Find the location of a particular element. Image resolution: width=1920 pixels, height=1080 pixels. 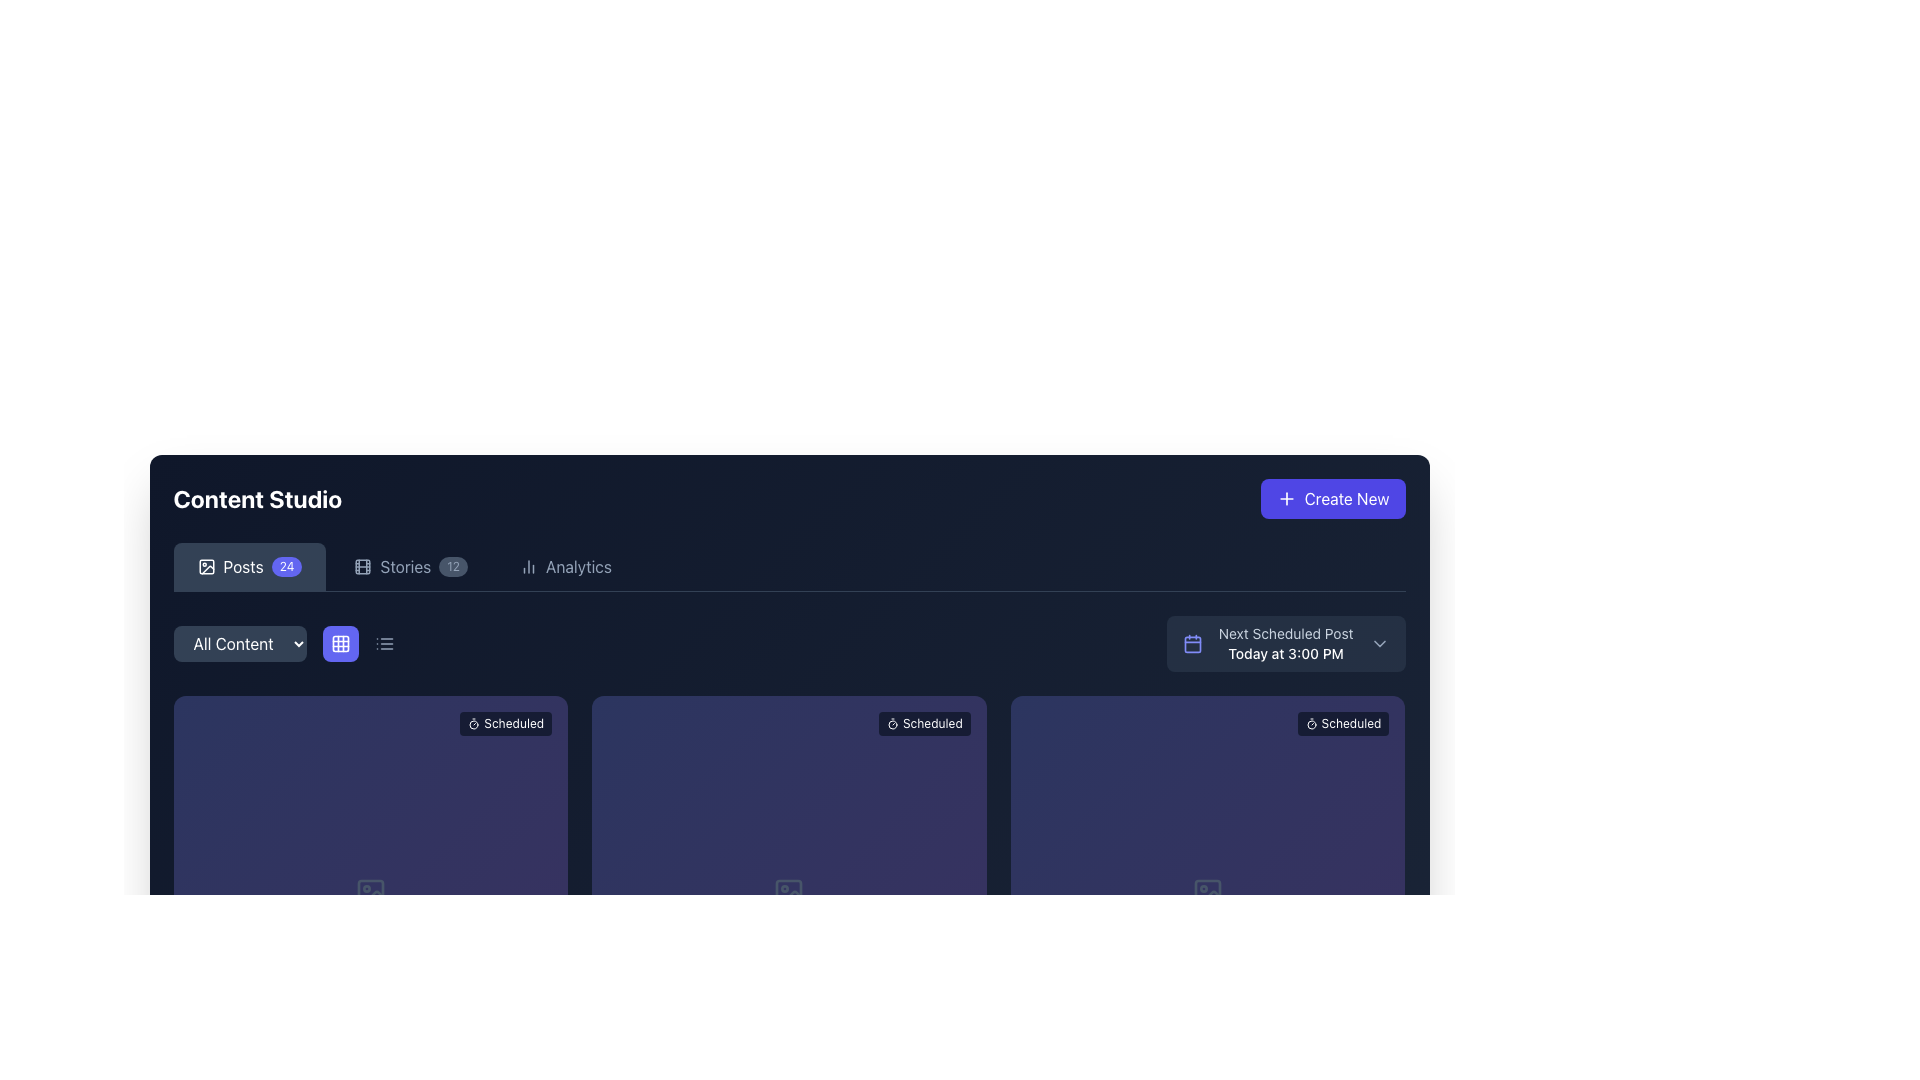

text label that displays 'Scheduled' in white font on a dark blue background, located in the upper-right corner of the content card, to understand the scheduling status is located at coordinates (514, 724).